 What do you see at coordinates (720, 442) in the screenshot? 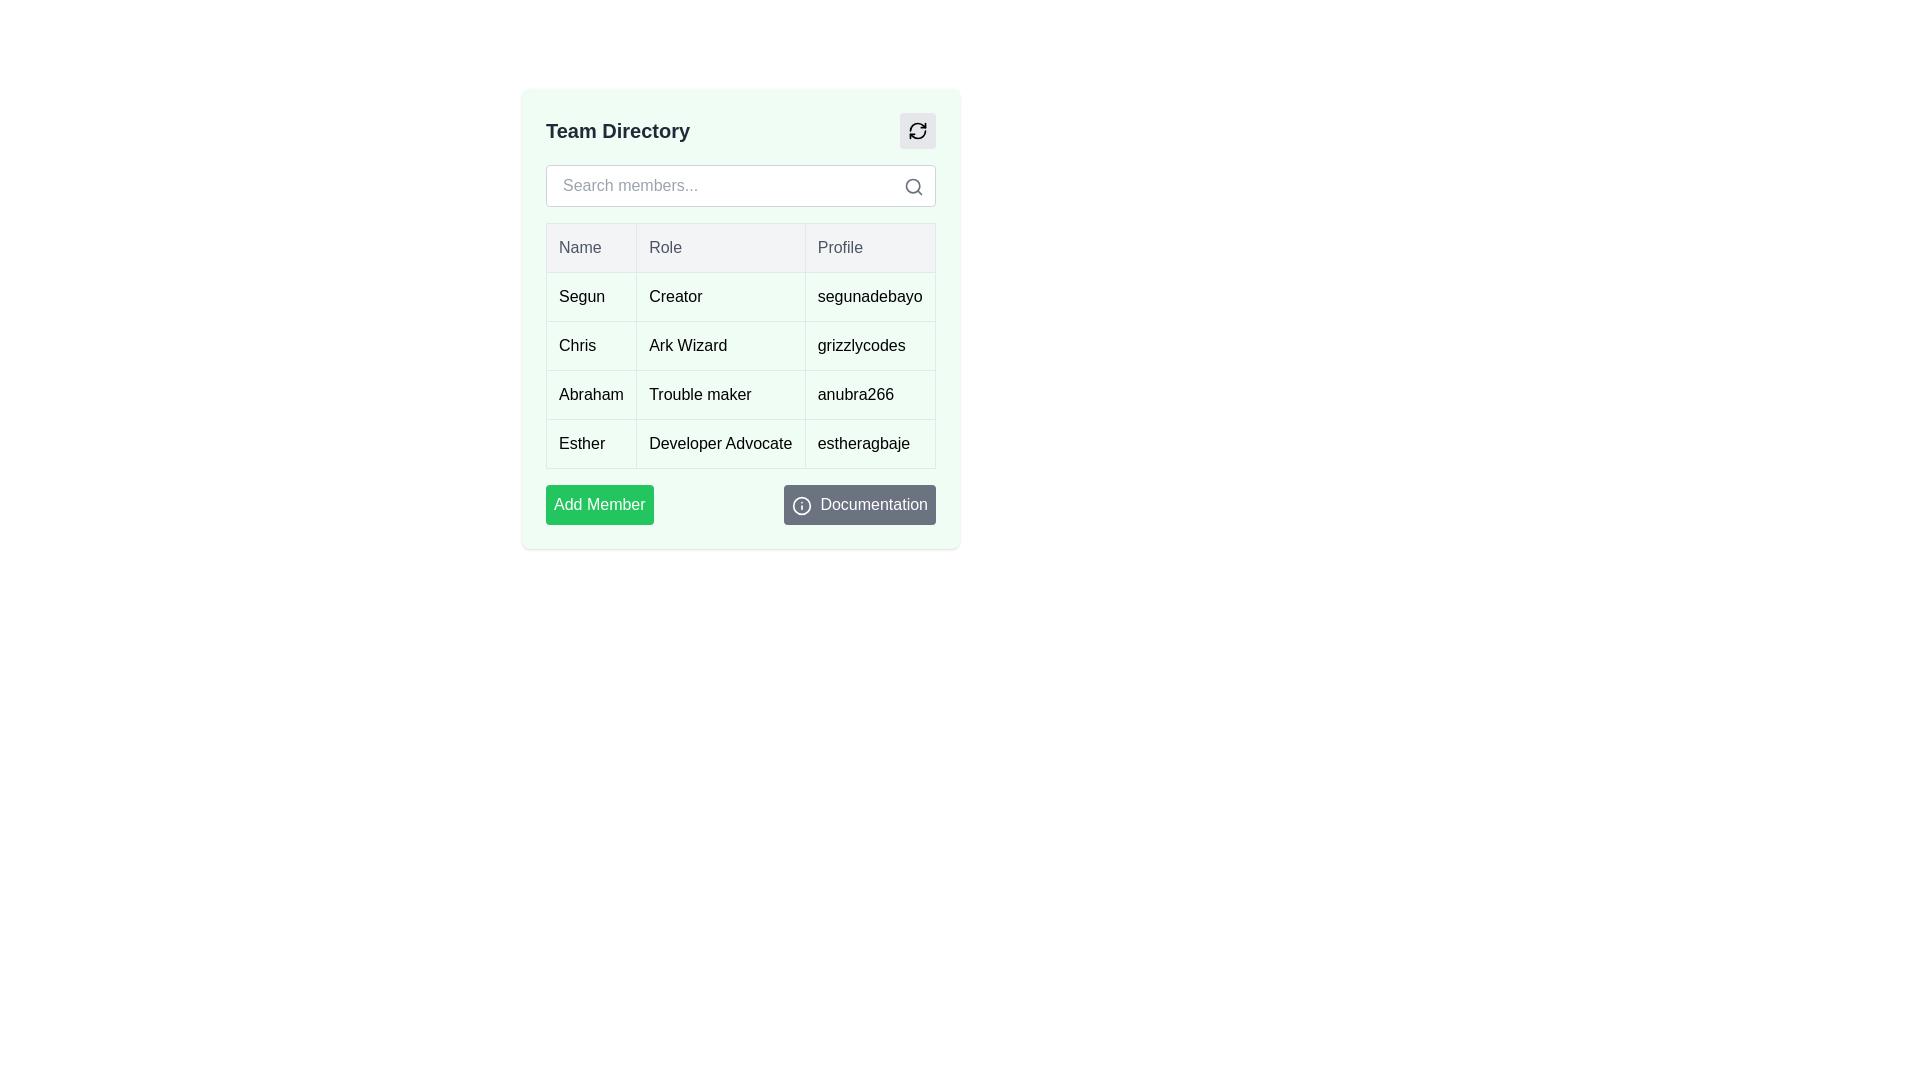
I see `the static text content displaying the role or job title of Esther in the grid under the 'Role' column` at bounding box center [720, 442].